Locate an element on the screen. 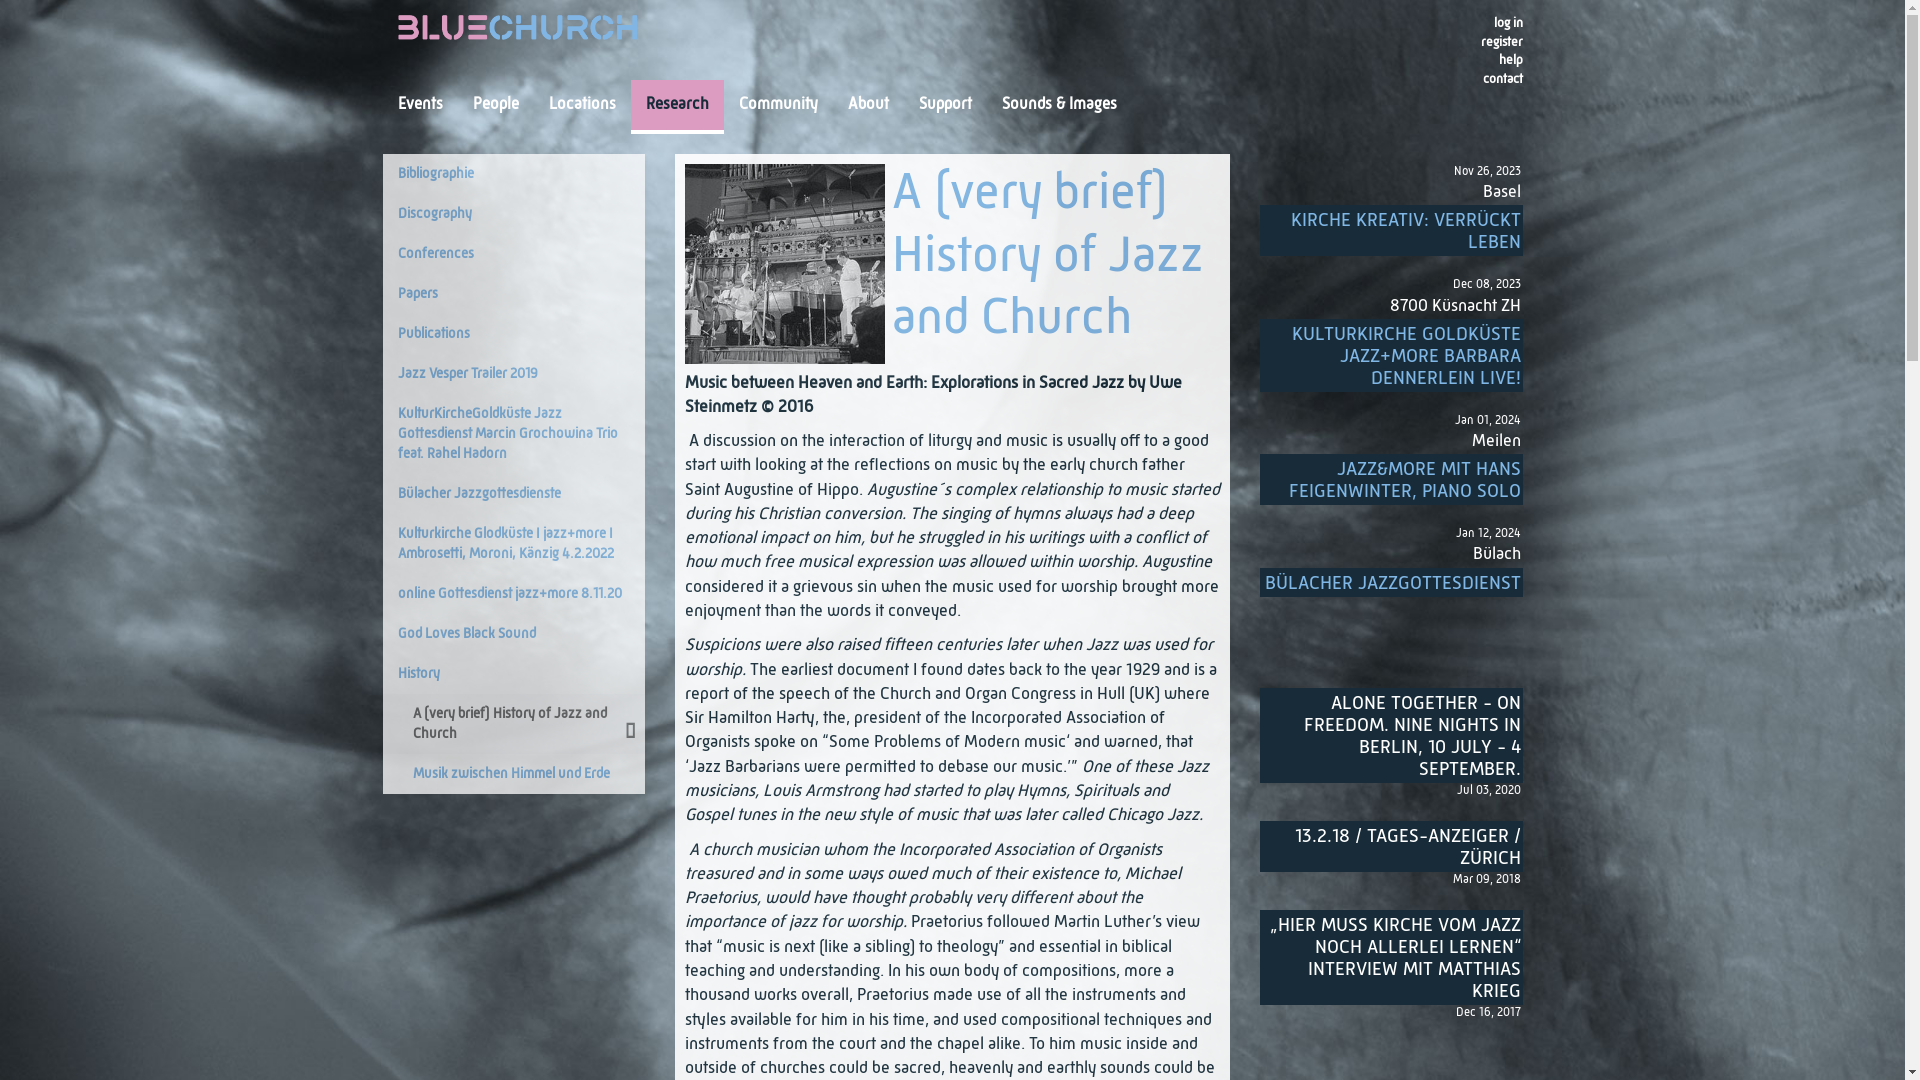  'History' is located at coordinates (513, 674).